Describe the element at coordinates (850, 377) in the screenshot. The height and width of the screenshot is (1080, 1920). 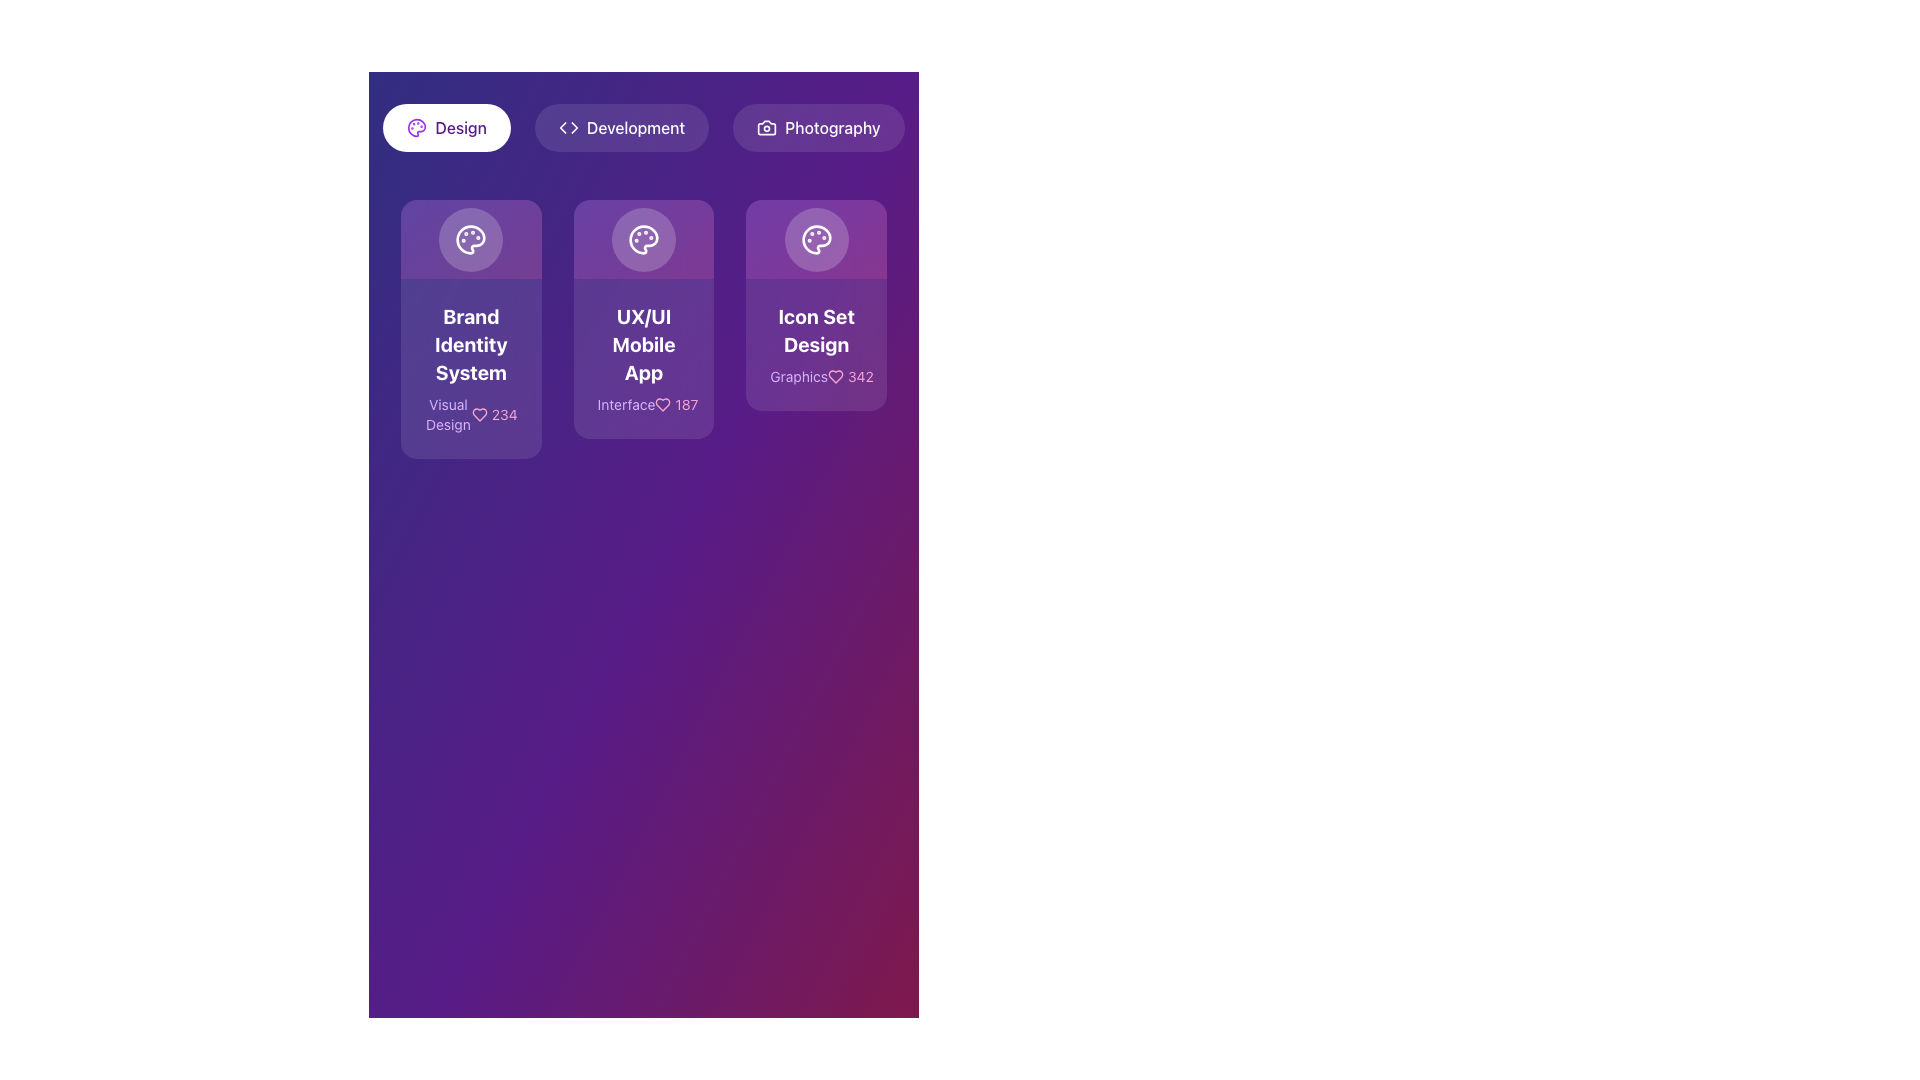
I see `the Static Label with Icon that displays the number of likes or interactions, located in the bottom-right segment of the 'Icon Set Design' card` at that location.